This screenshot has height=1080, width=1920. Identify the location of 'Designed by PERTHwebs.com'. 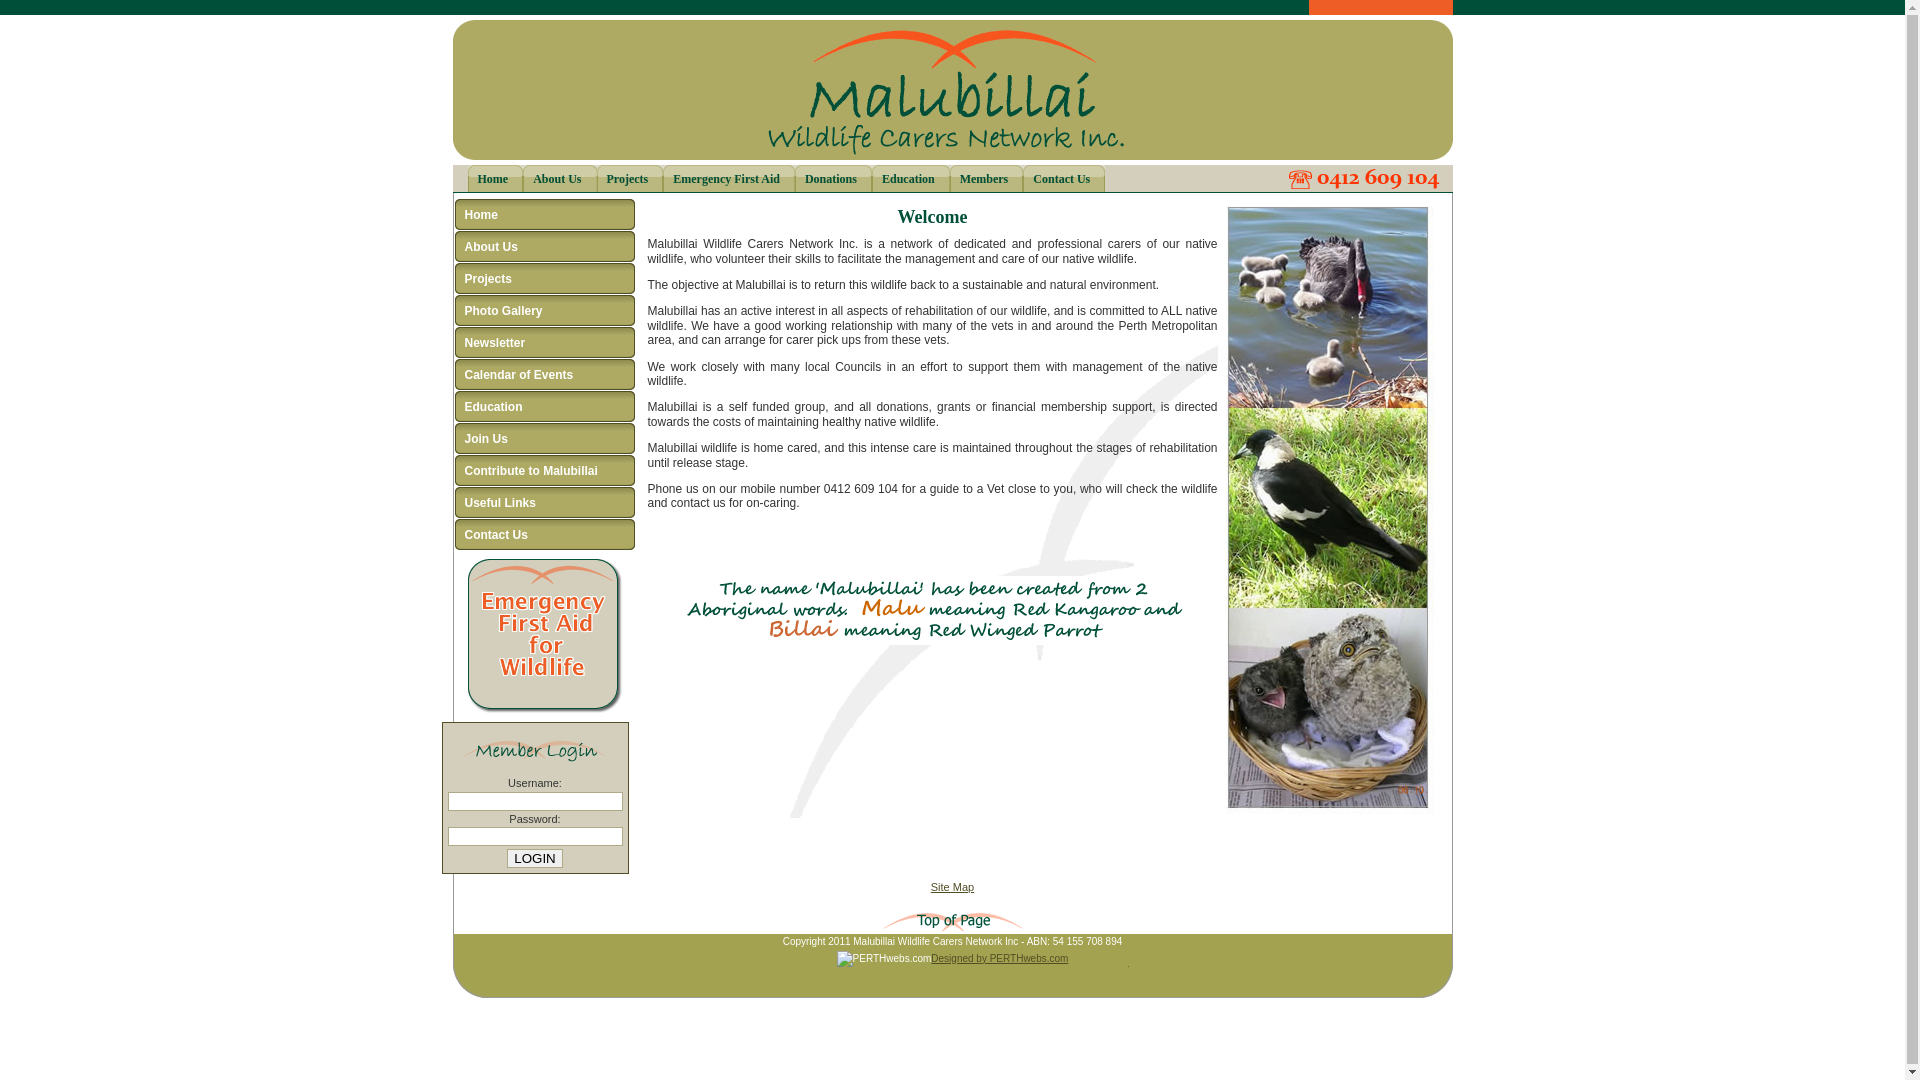
(999, 956).